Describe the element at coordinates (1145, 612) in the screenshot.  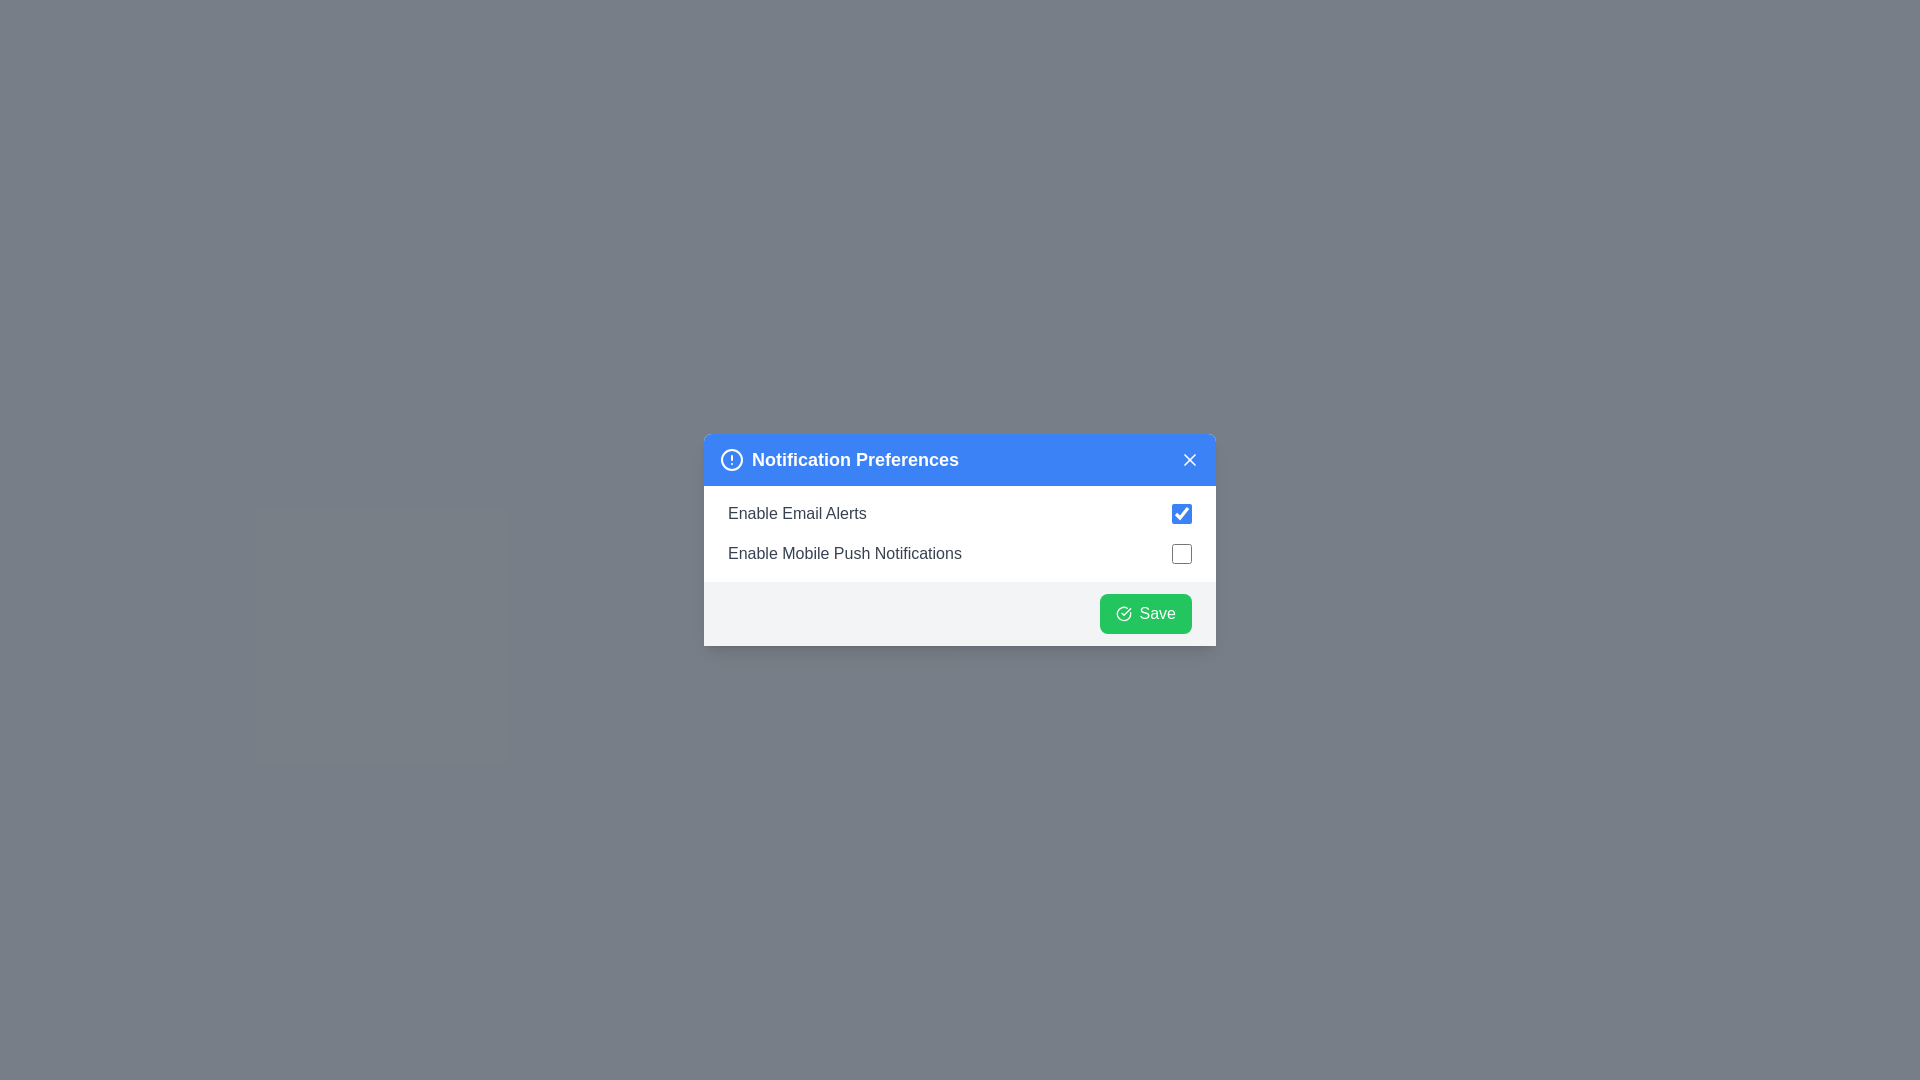
I see `the distinct green 'Save' button with rounded corners, located` at that location.